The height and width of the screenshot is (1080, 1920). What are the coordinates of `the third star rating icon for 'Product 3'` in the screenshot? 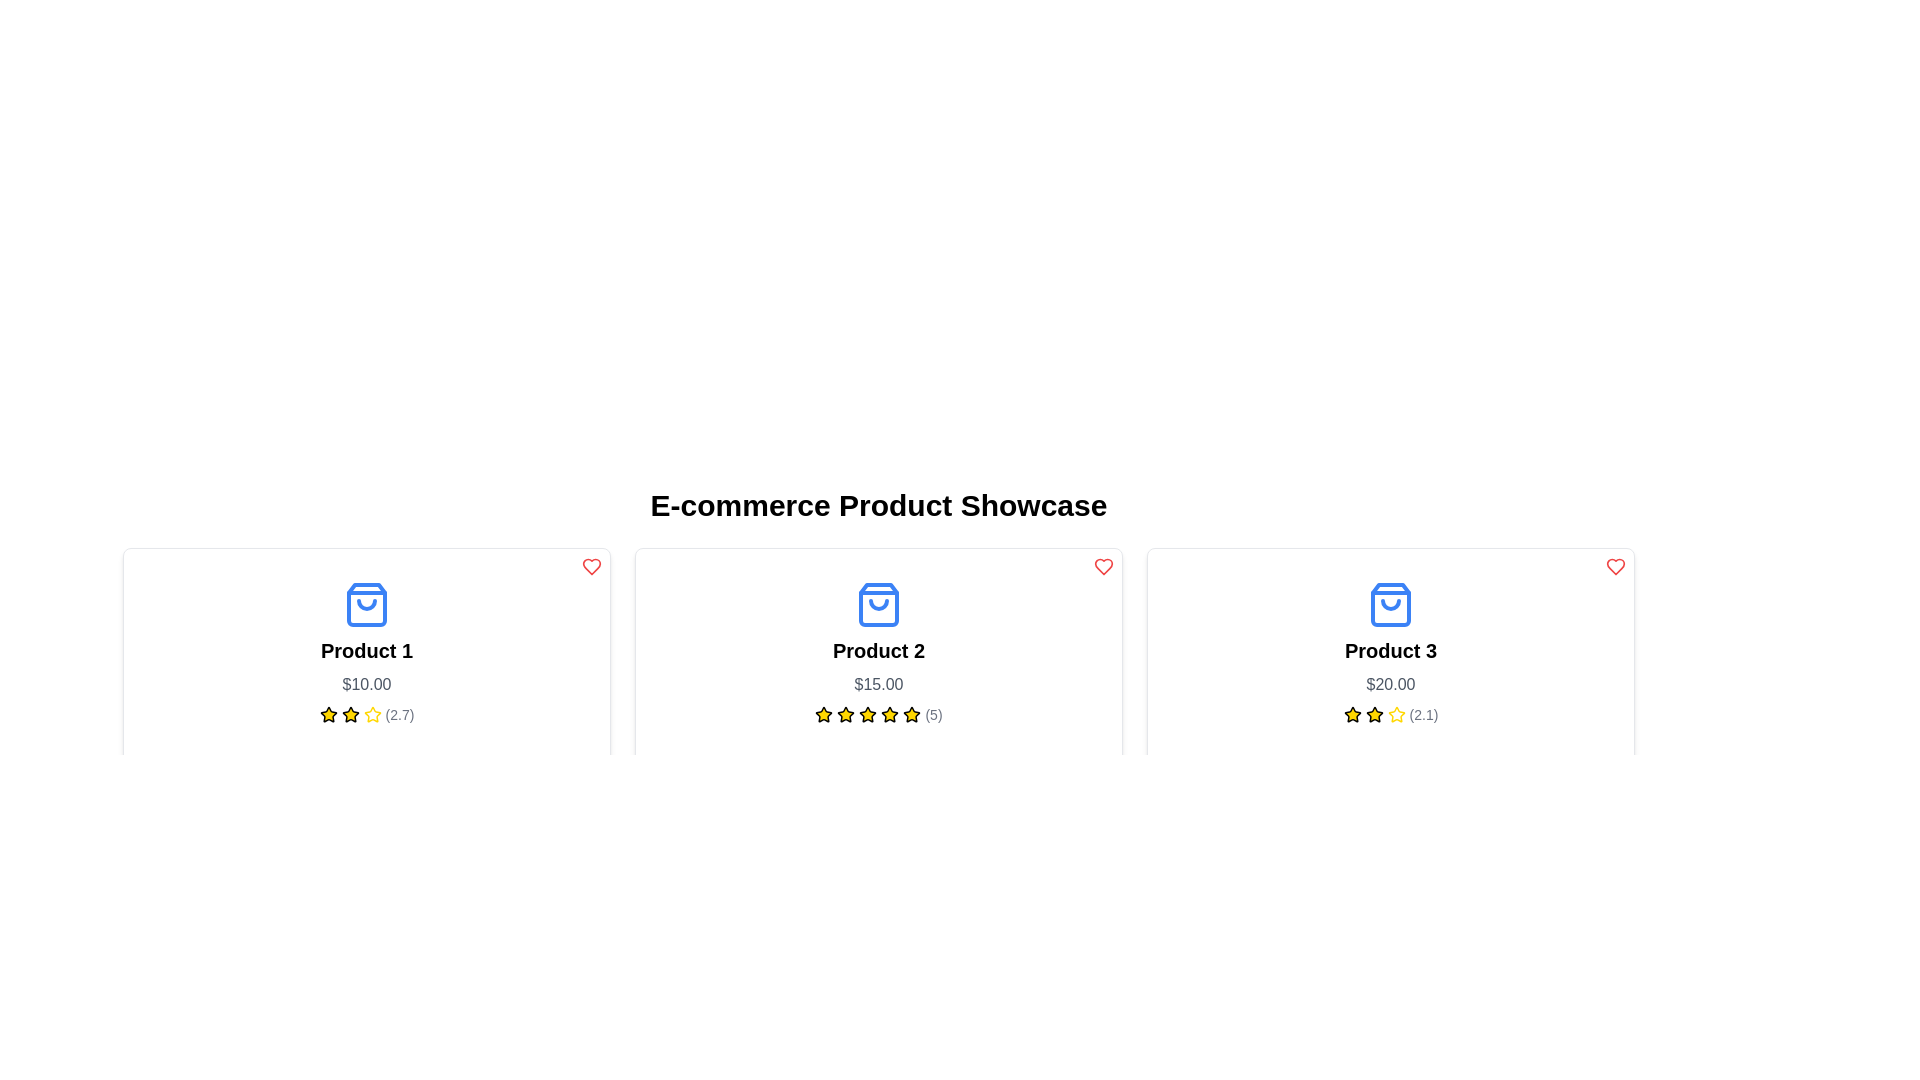 It's located at (1395, 713).